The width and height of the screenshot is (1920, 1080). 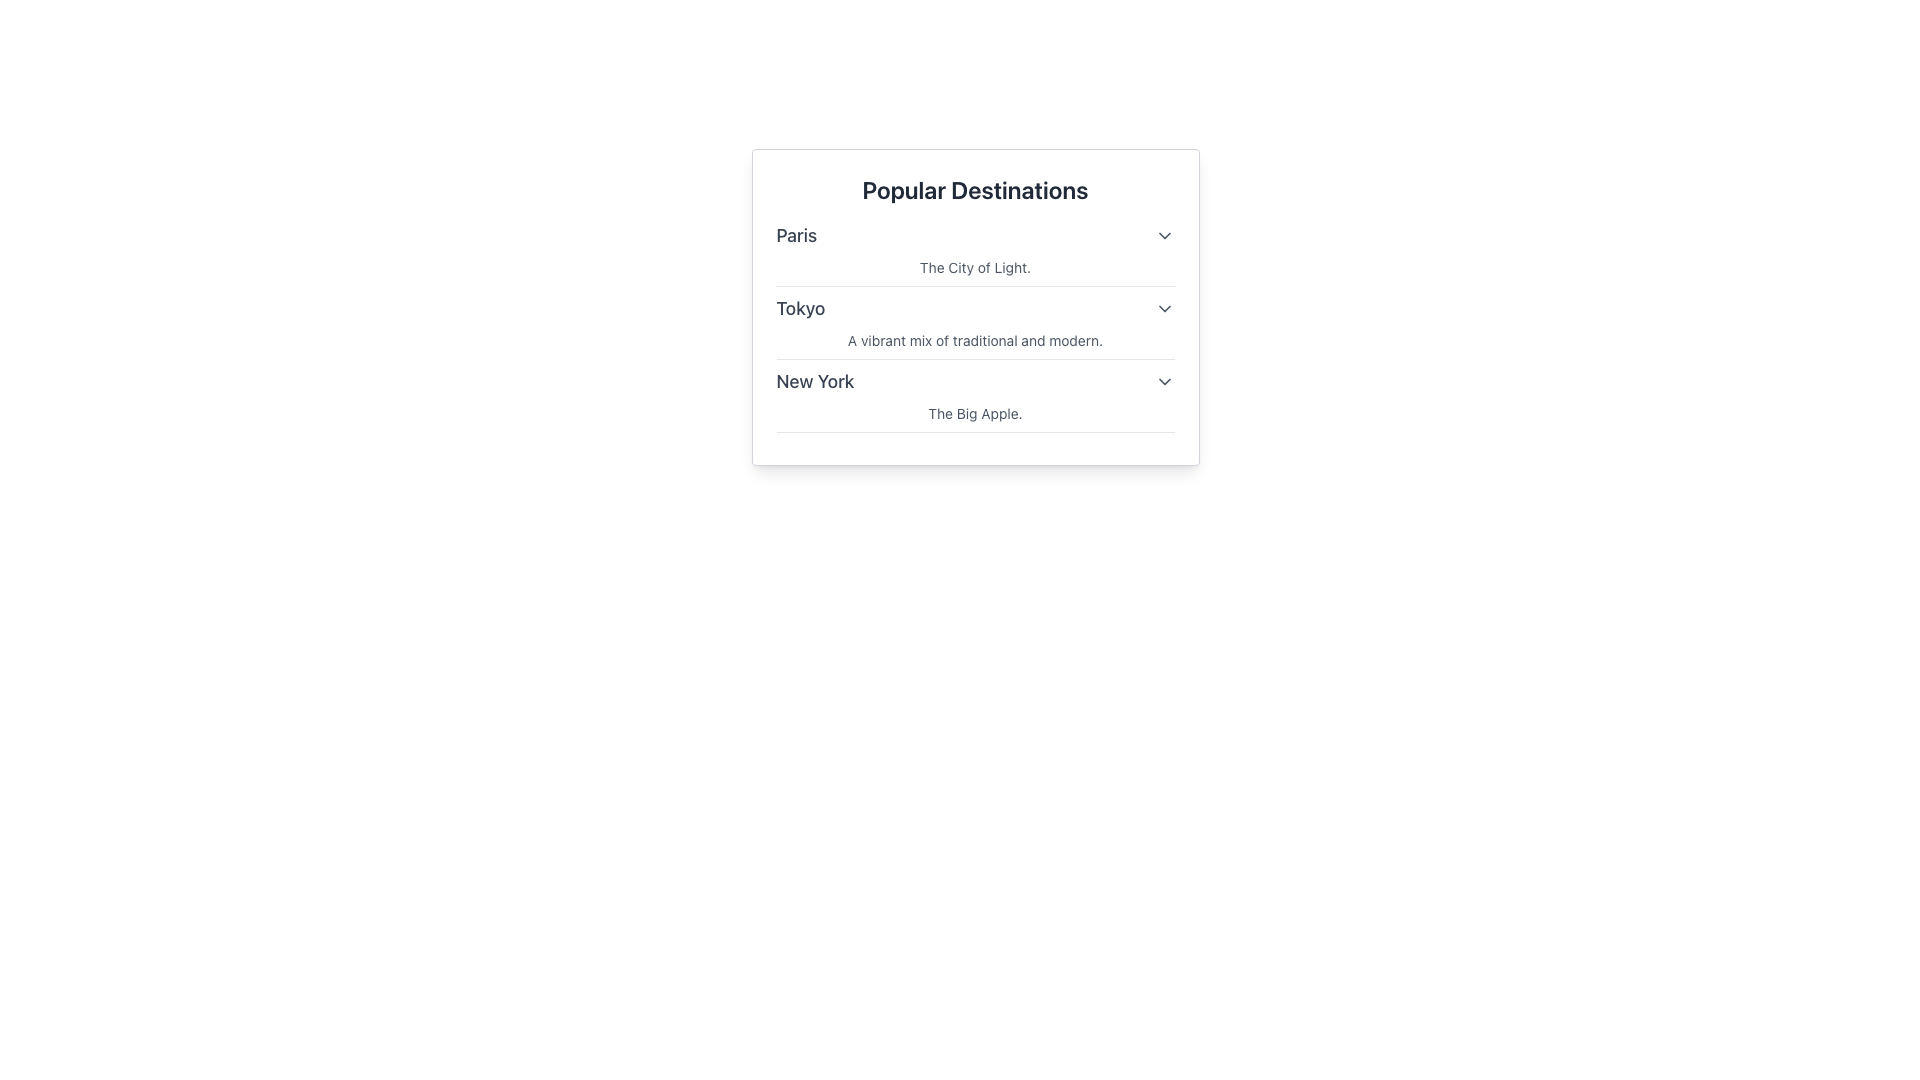 What do you see at coordinates (975, 326) in the screenshot?
I see `the dropdown arrow of the section providing information about Tokyo, located under 'Popular Destinations'` at bounding box center [975, 326].